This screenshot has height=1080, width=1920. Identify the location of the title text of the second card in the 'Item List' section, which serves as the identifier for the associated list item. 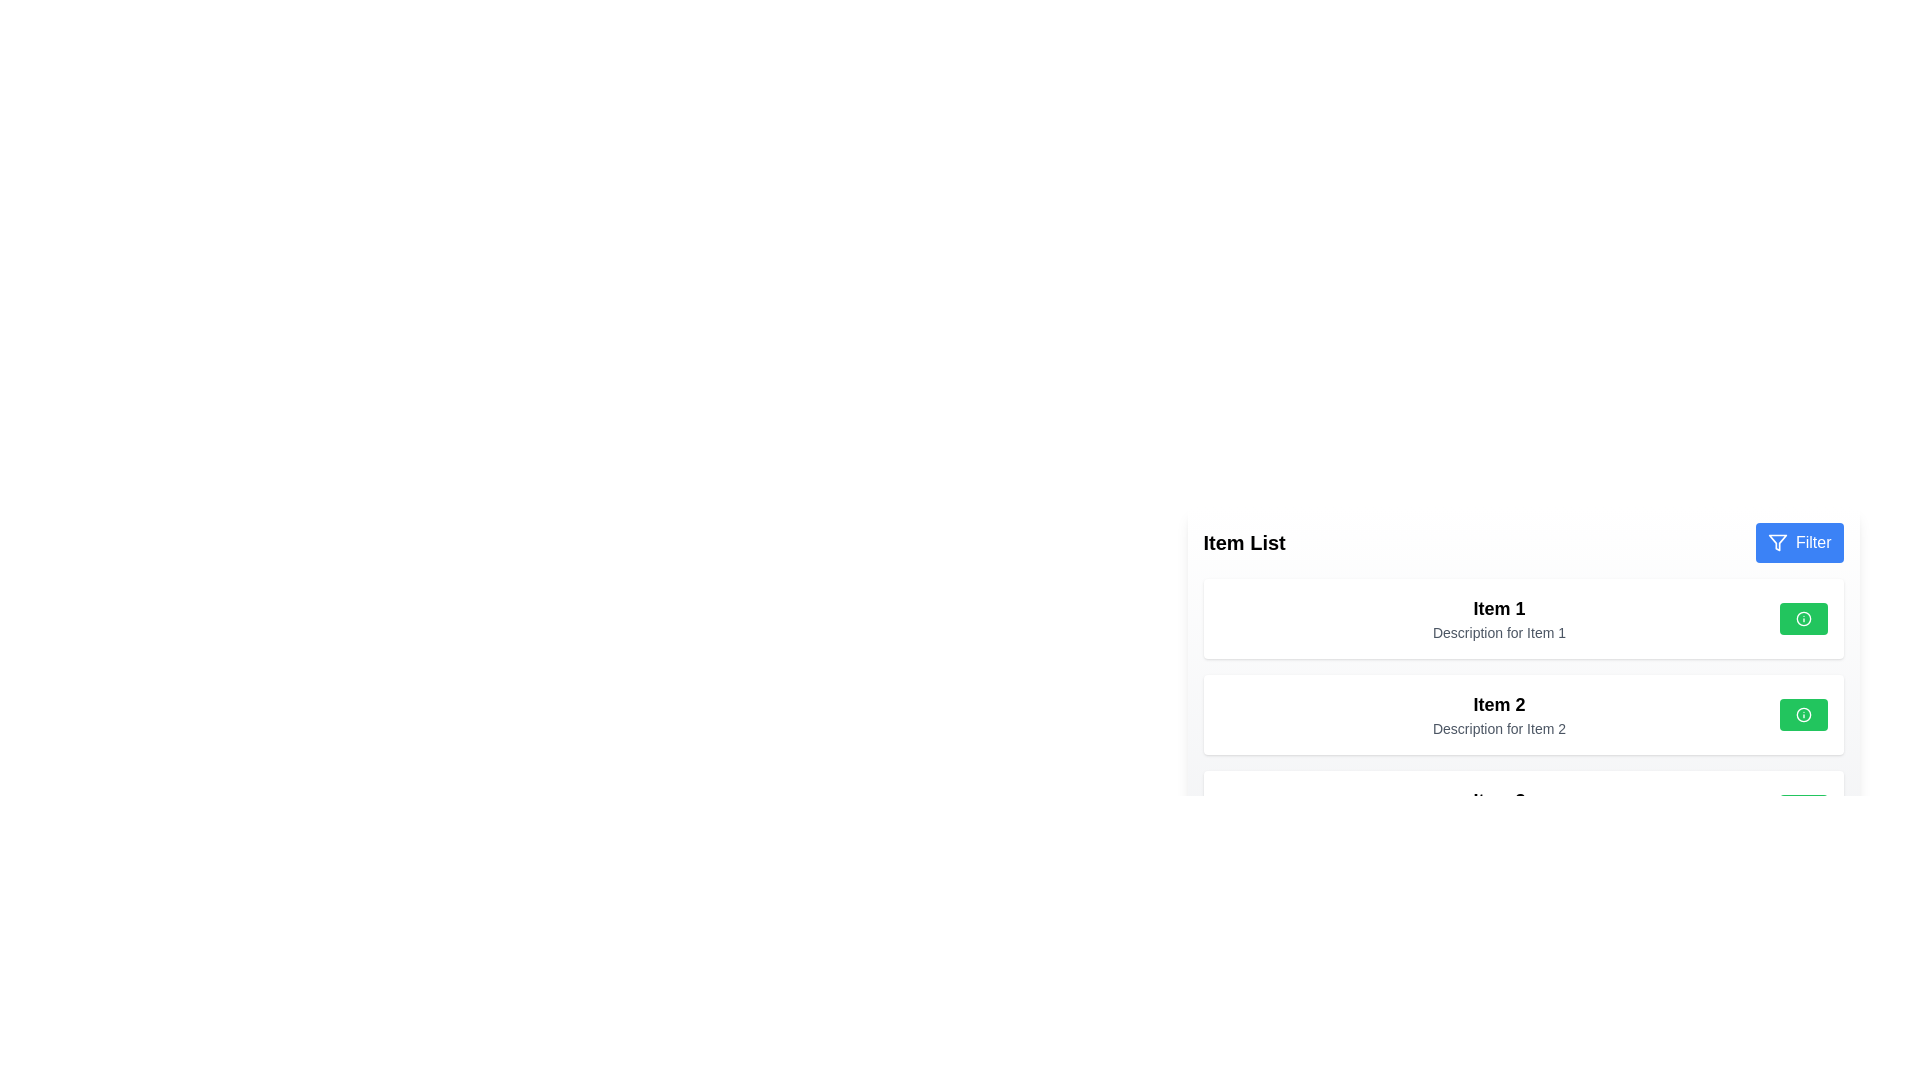
(1499, 704).